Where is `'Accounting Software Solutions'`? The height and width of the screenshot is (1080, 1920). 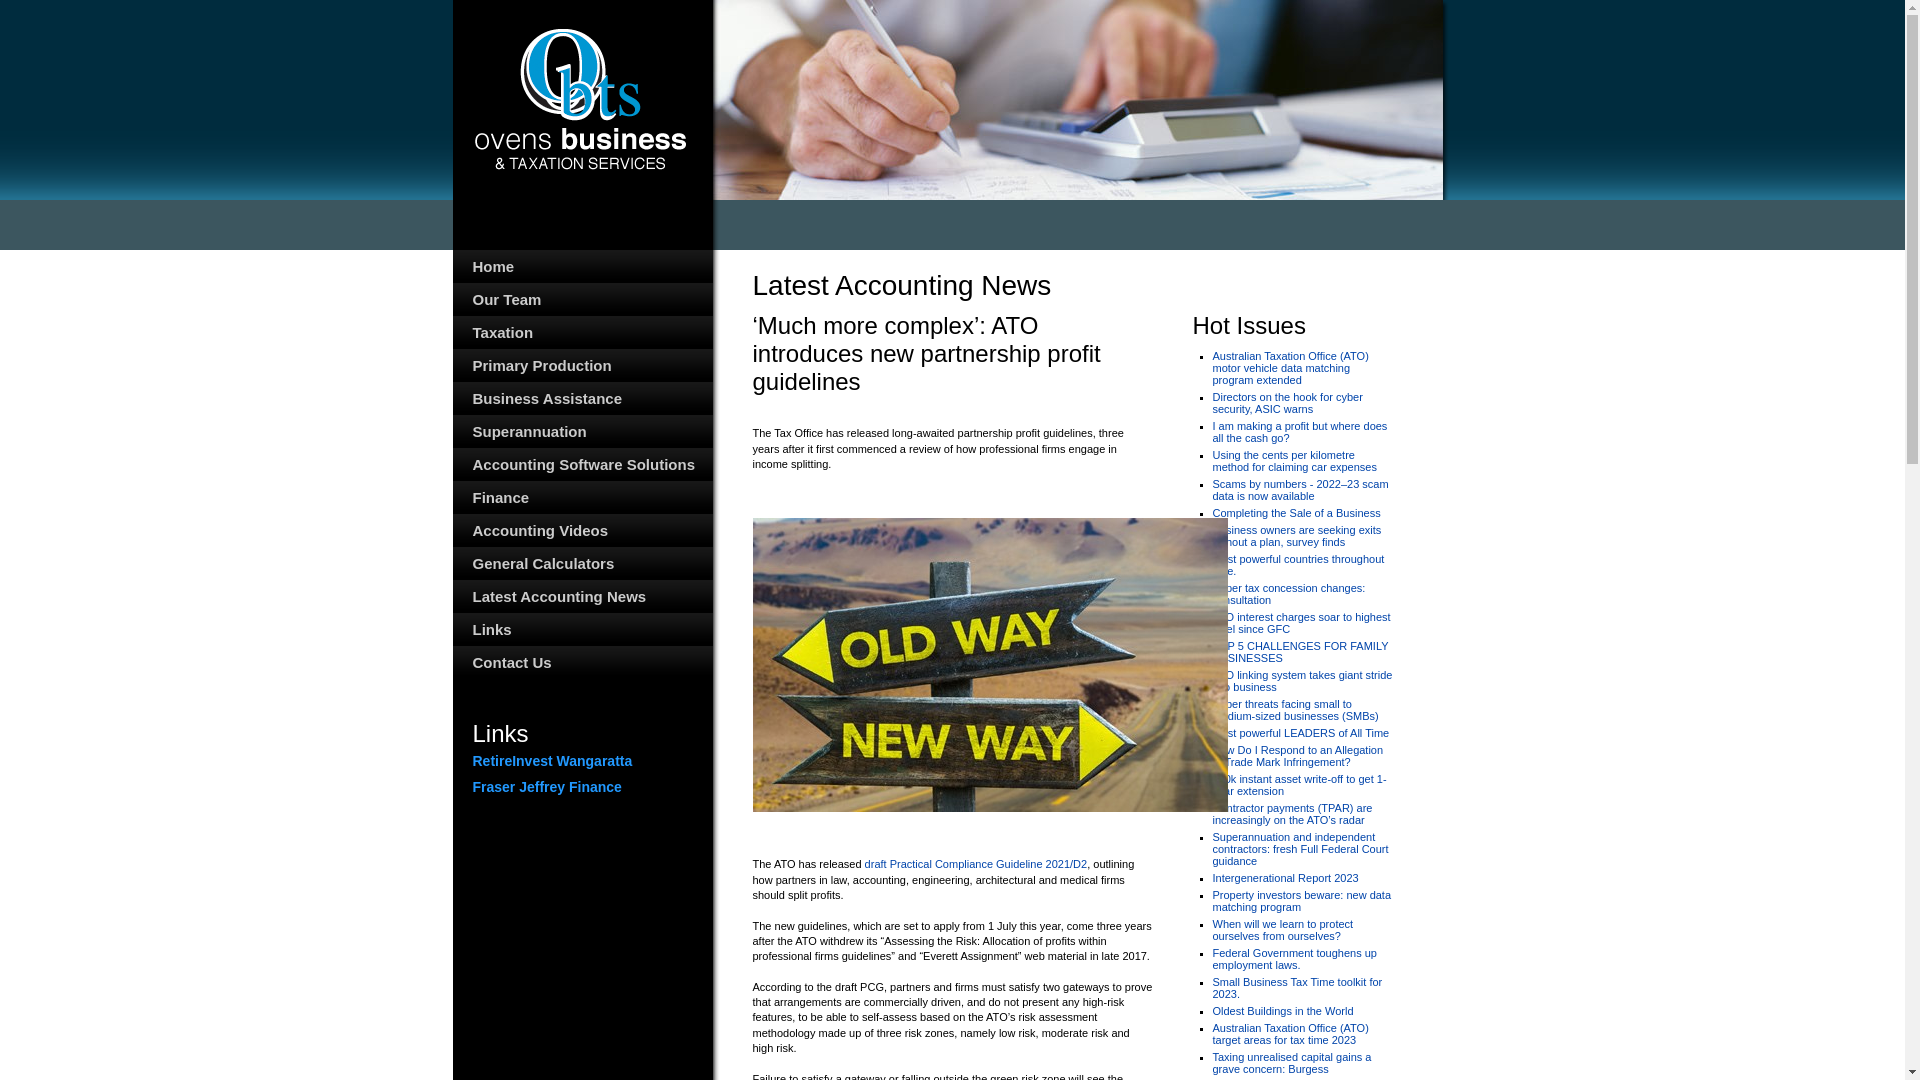
'Accounting Software Solutions' is located at coordinates (580, 464).